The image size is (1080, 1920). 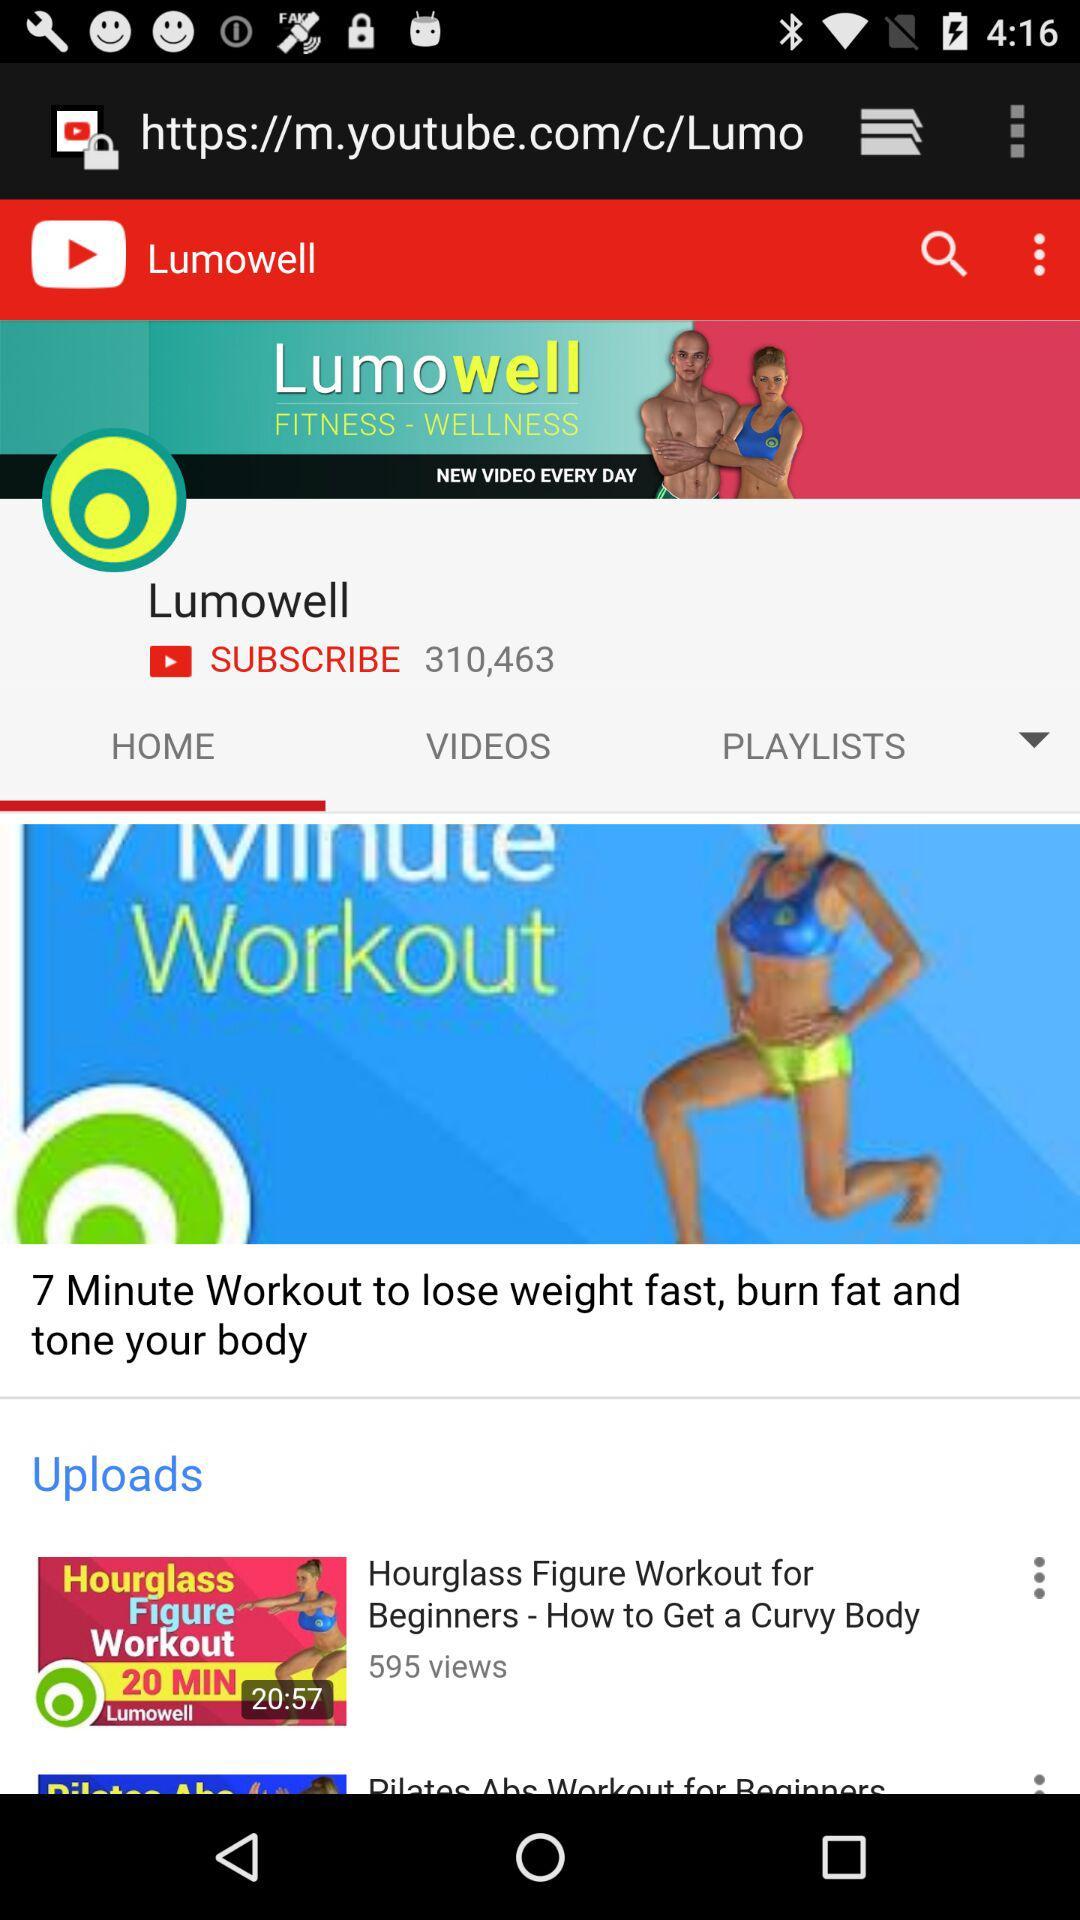 I want to click on the https m youtube item, so click(x=472, y=130).